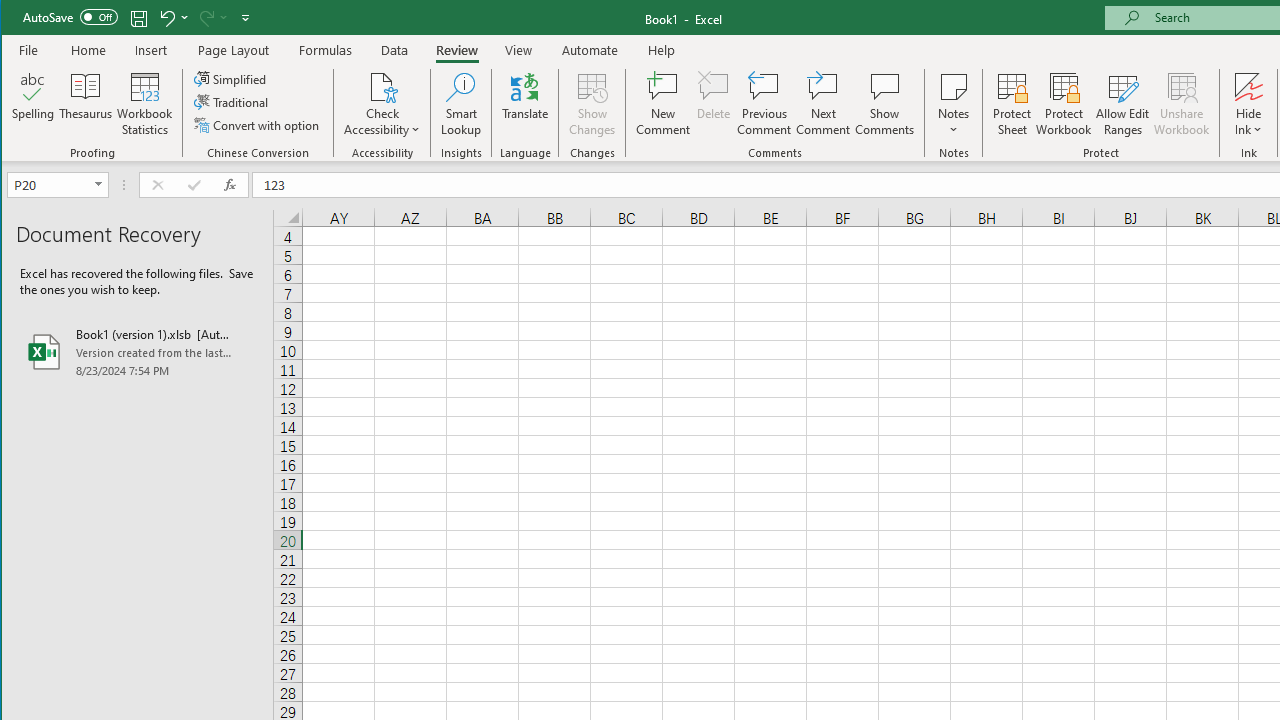 This screenshot has height=720, width=1280. I want to click on 'Data', so click(395, 49).